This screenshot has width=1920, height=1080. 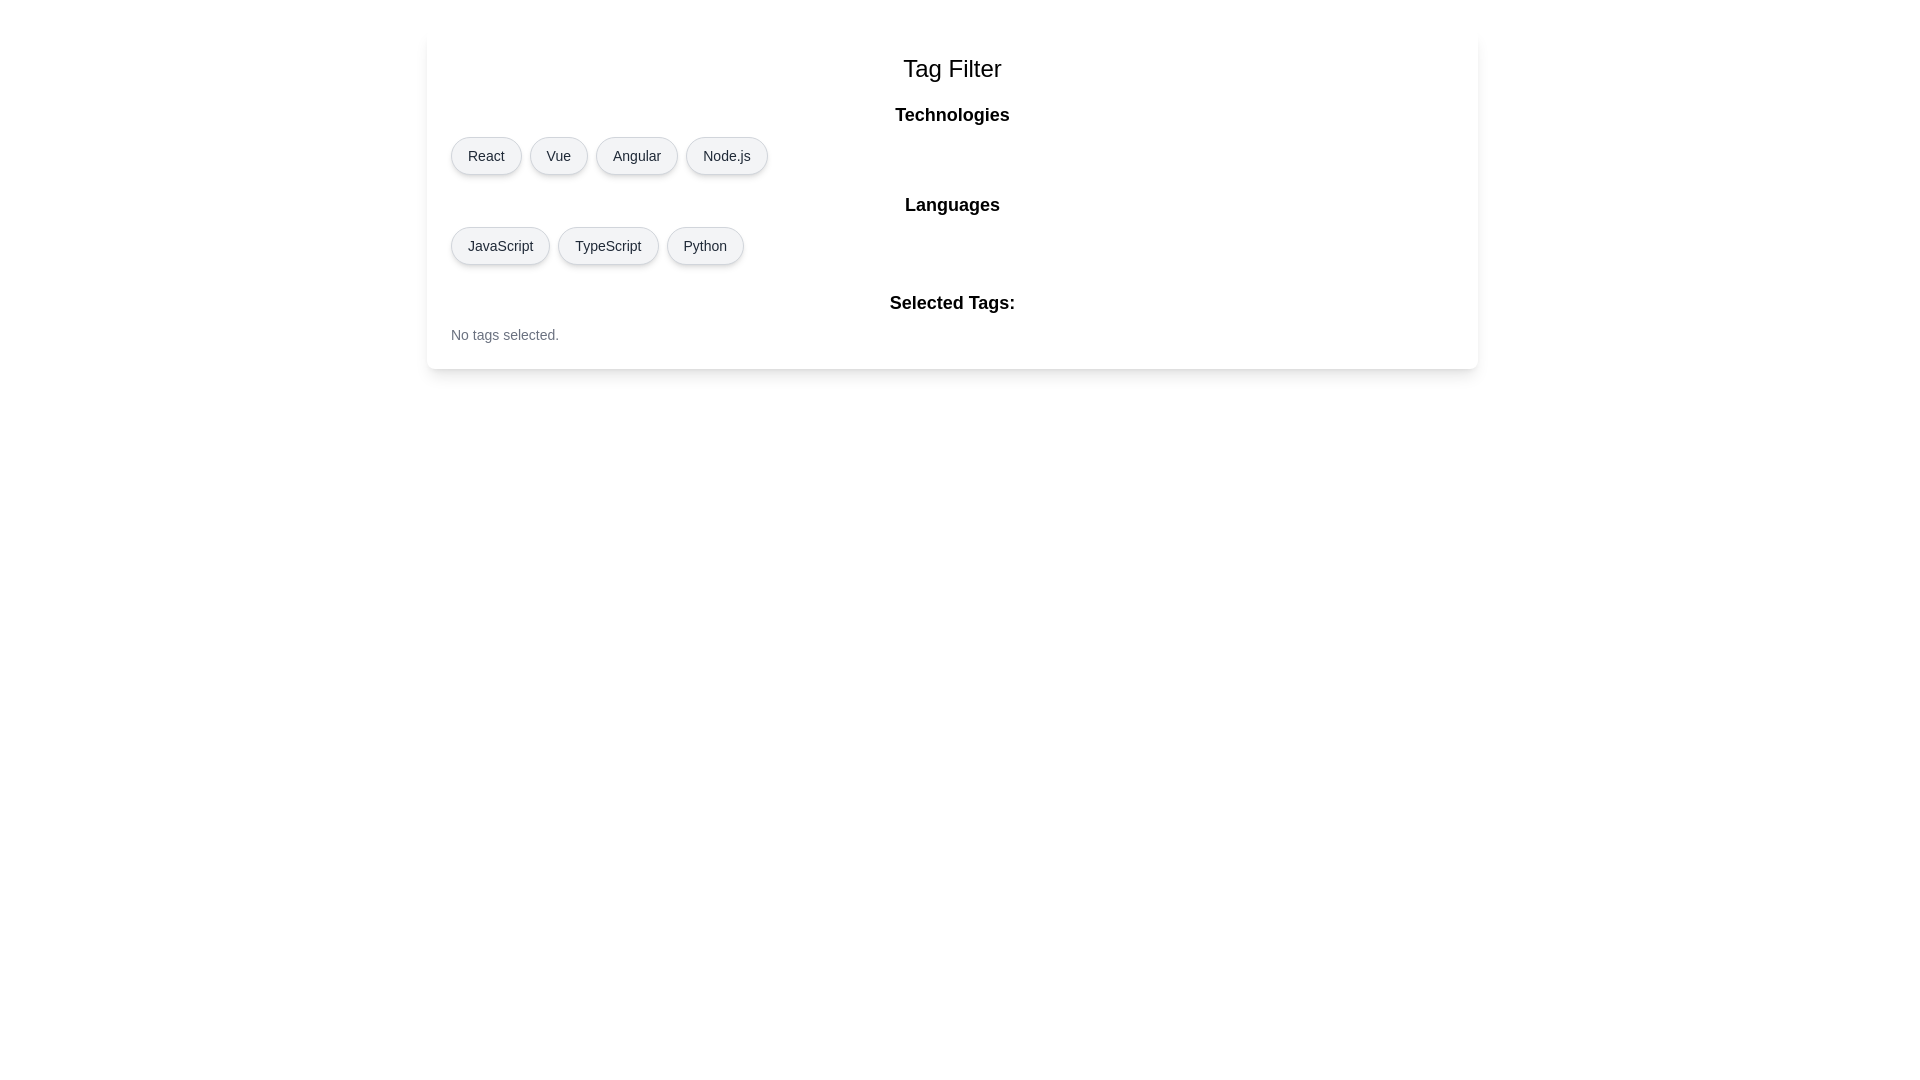 I want to click on the 'TypeScript' button, which is the second button in a group of three, located under the 'Languages' header, so click(x=607, y=245).